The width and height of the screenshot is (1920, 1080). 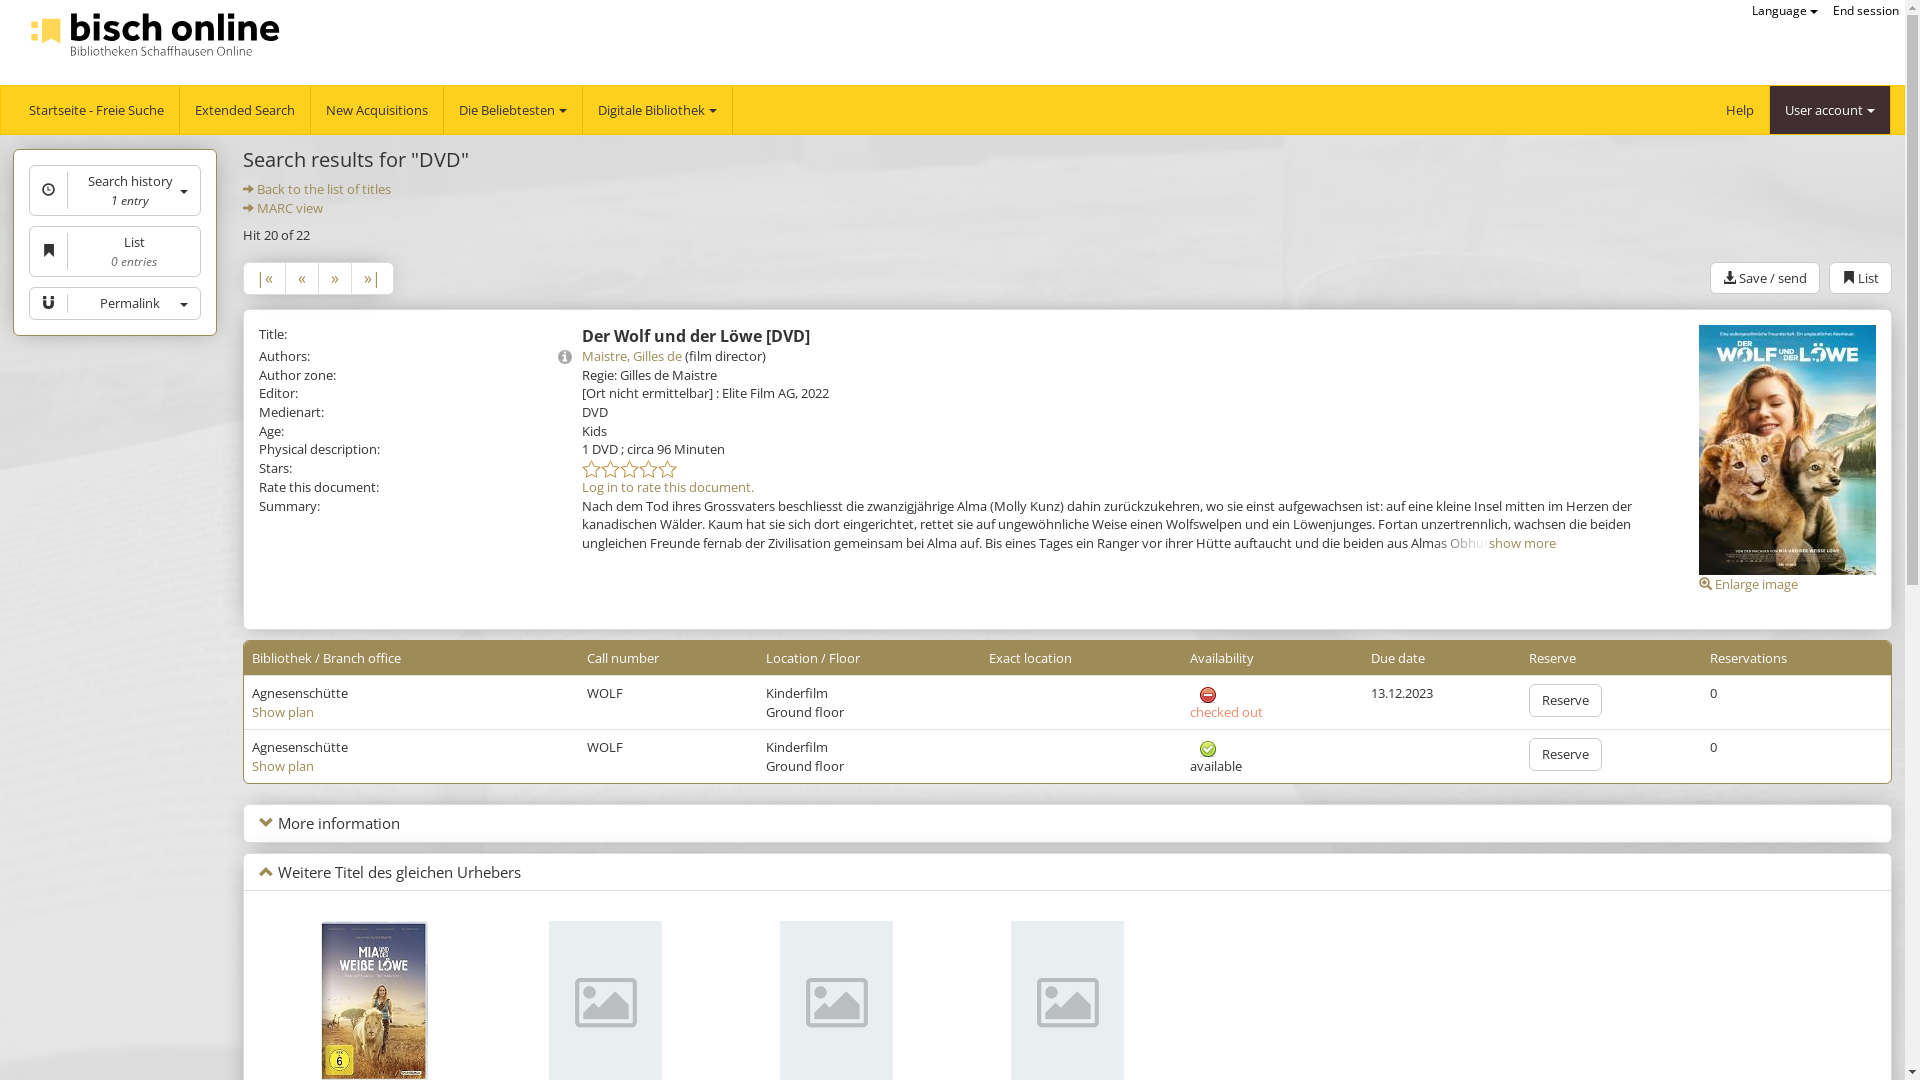 I want to click on 'Details', so click(x=564, y=354).